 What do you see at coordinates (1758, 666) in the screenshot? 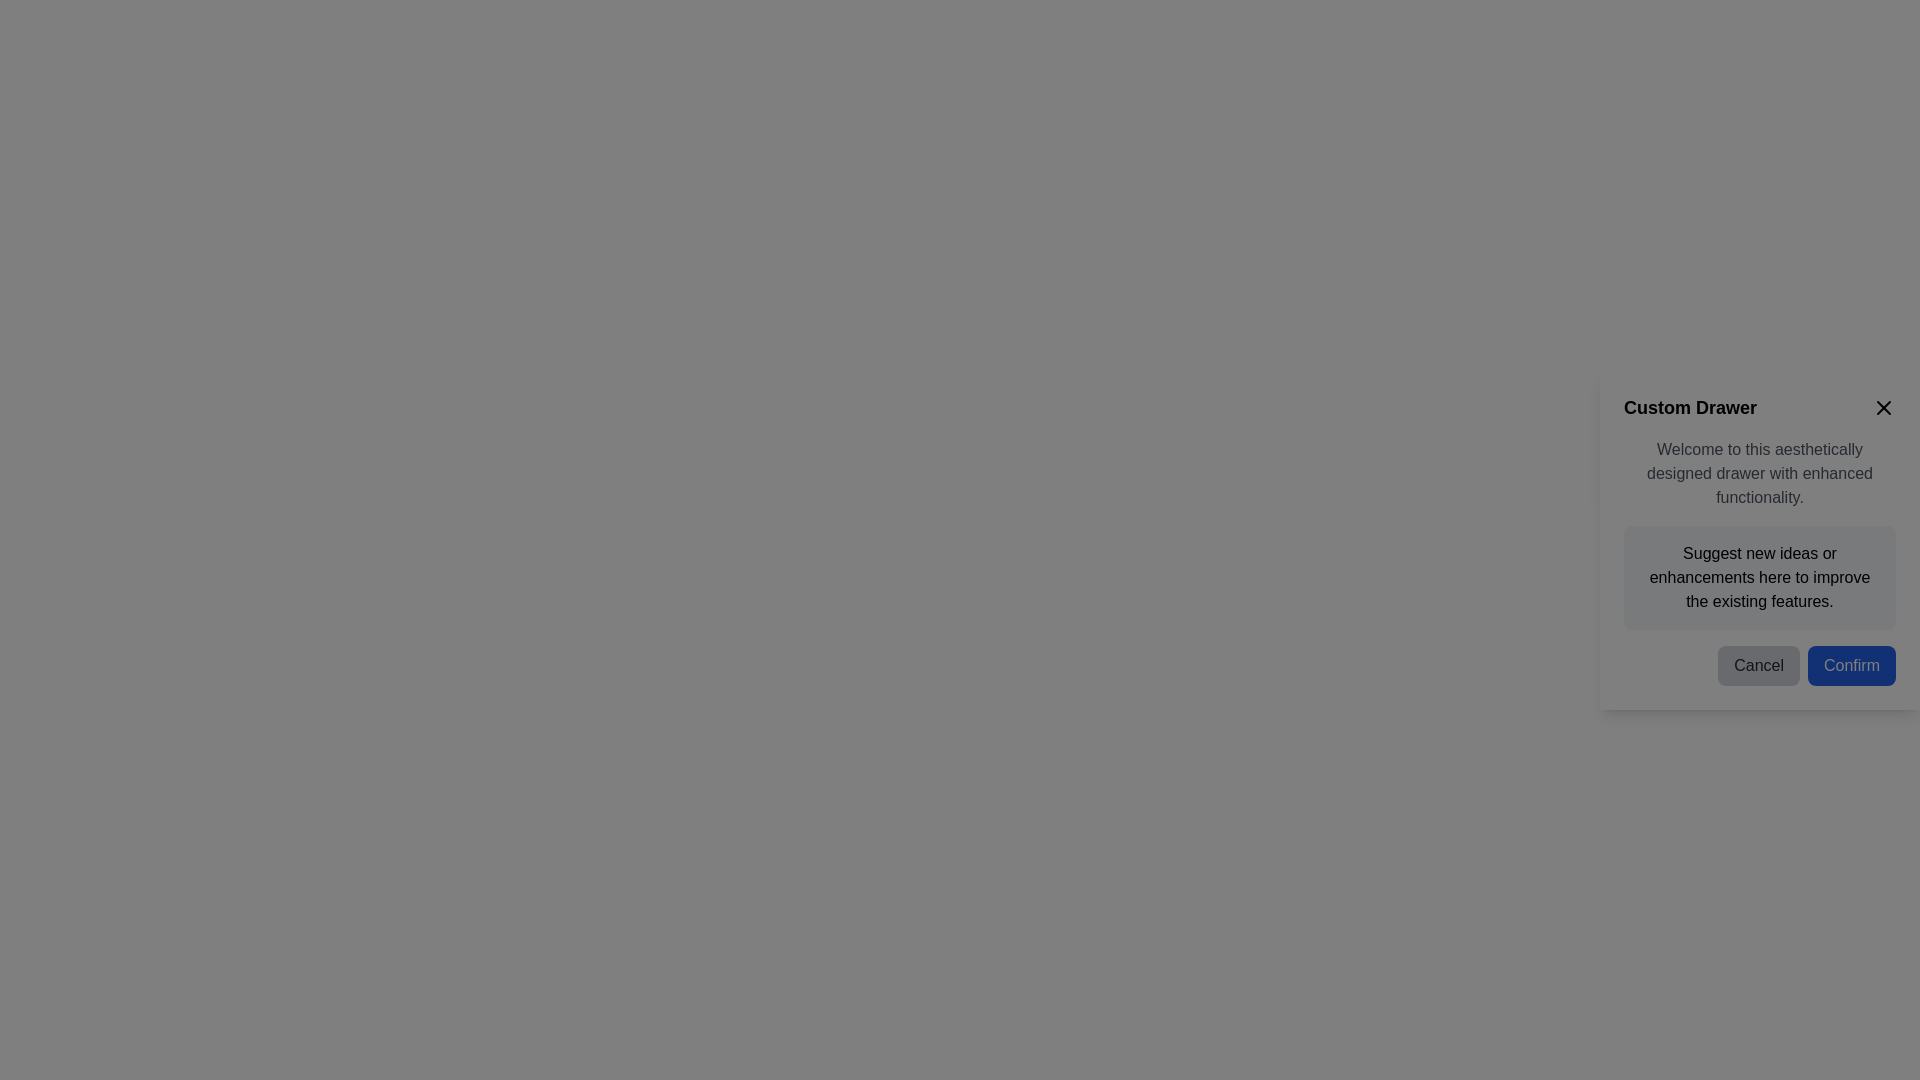
I see `the dismiss button located at the bottom-right section of the modal pop-up, which is positioned to the left of the 'Confirm' button` at bounding box center [1758, 666].